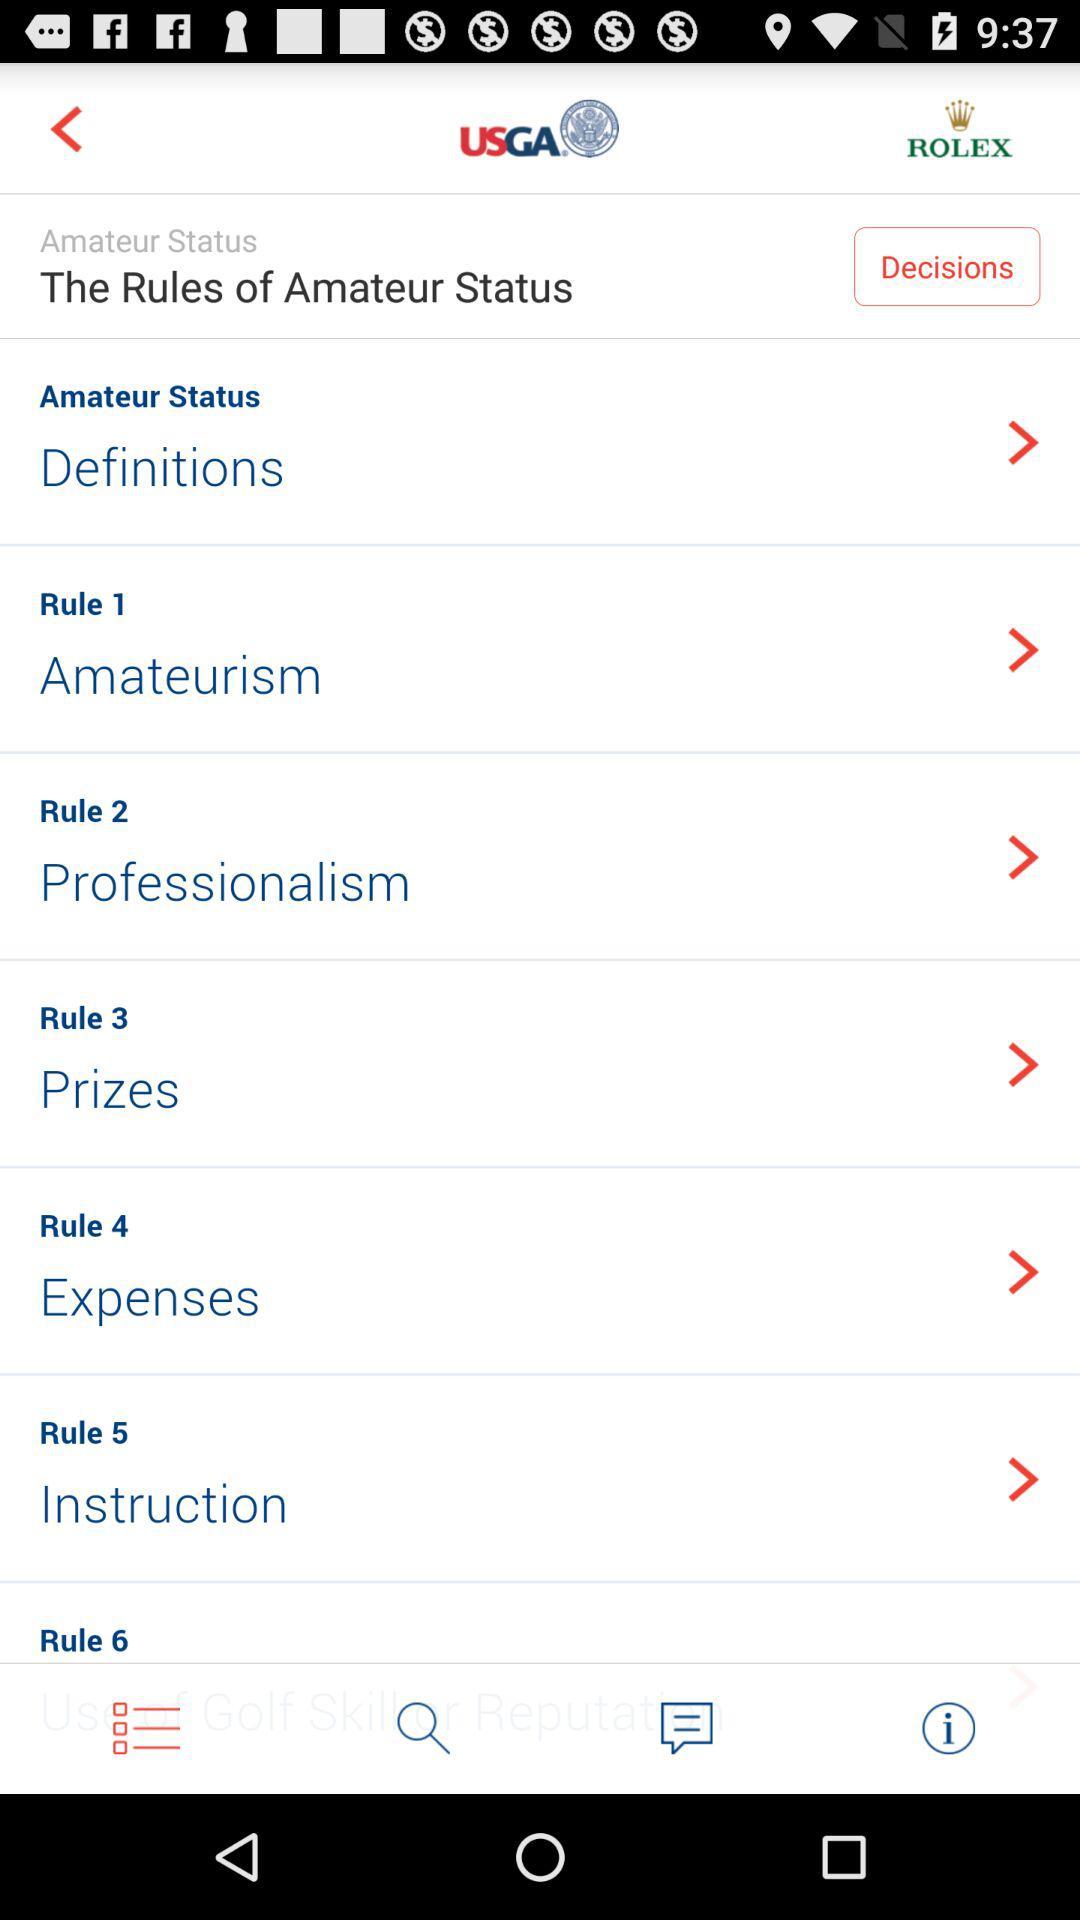  I want to click on search functionality, so click(423, 1727).